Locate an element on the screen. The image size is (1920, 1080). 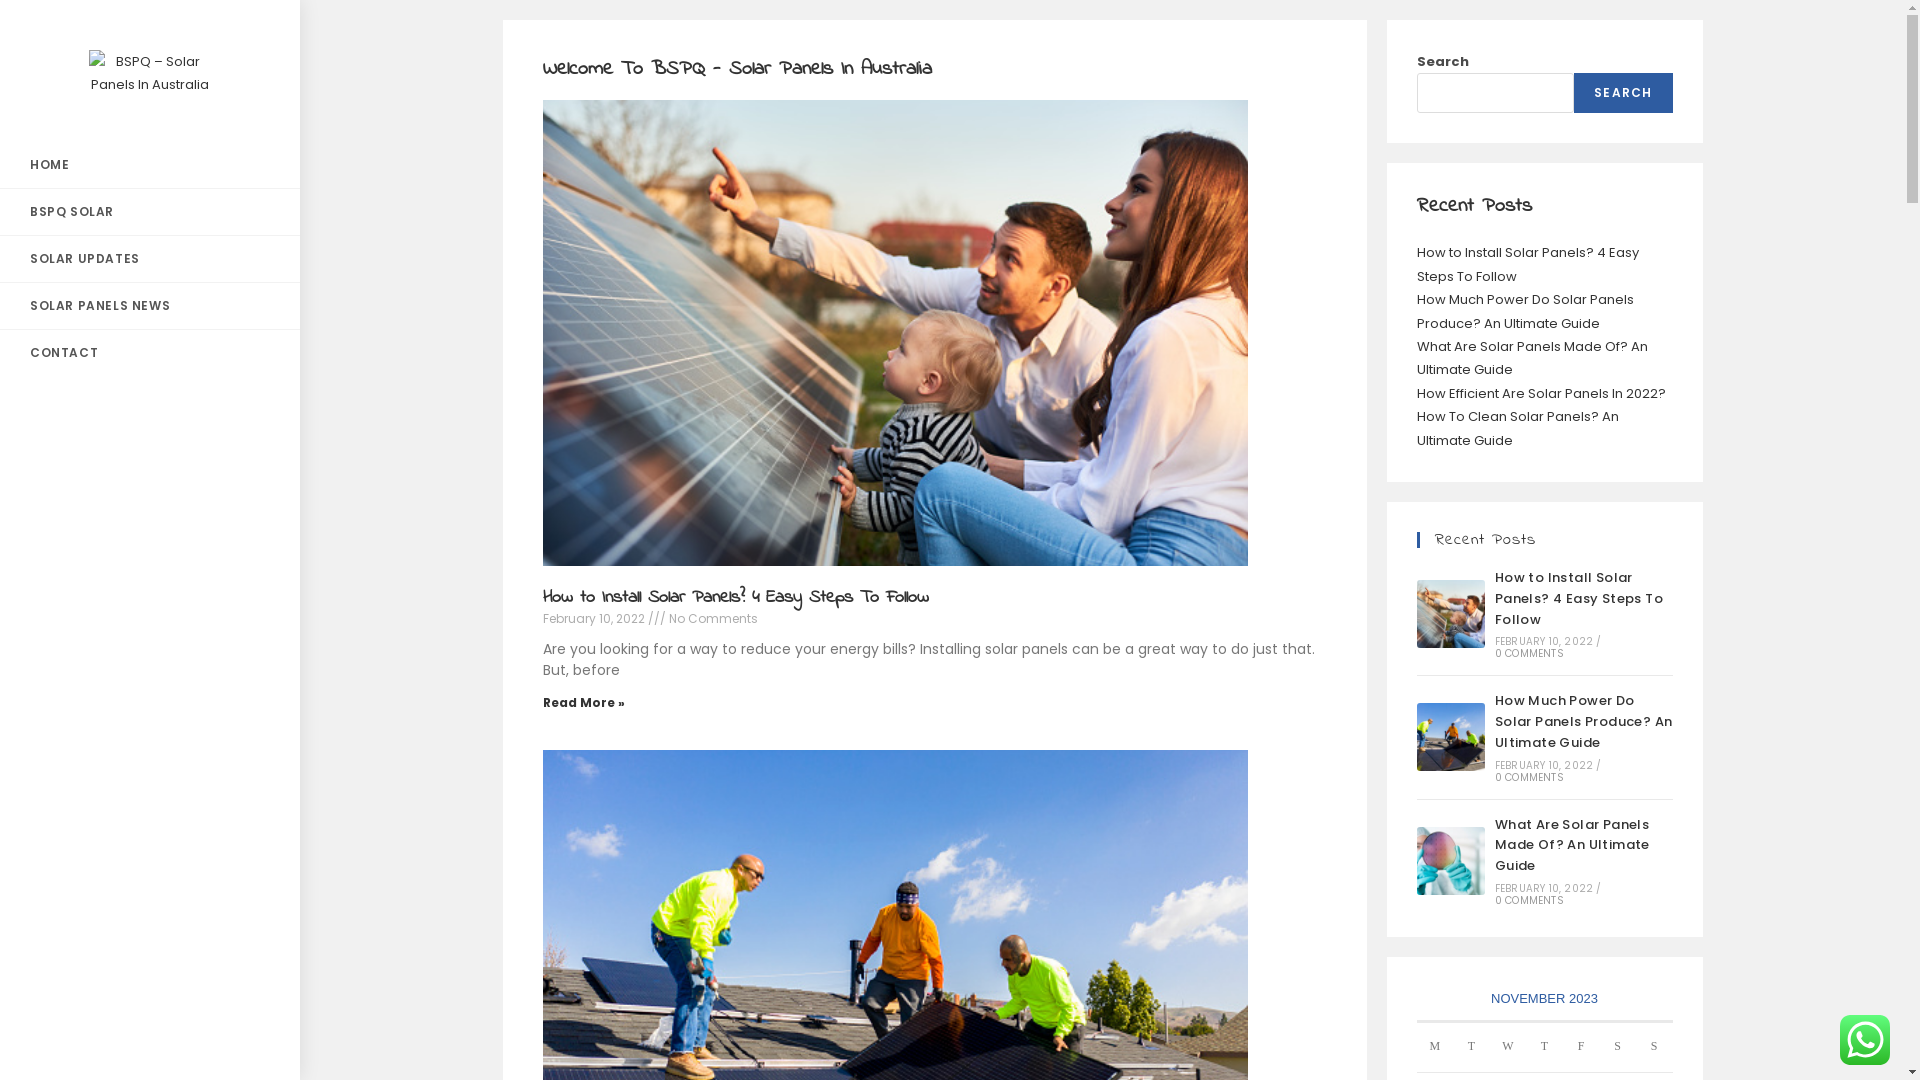
'CONTACT' is located at coordinates (148, 352).